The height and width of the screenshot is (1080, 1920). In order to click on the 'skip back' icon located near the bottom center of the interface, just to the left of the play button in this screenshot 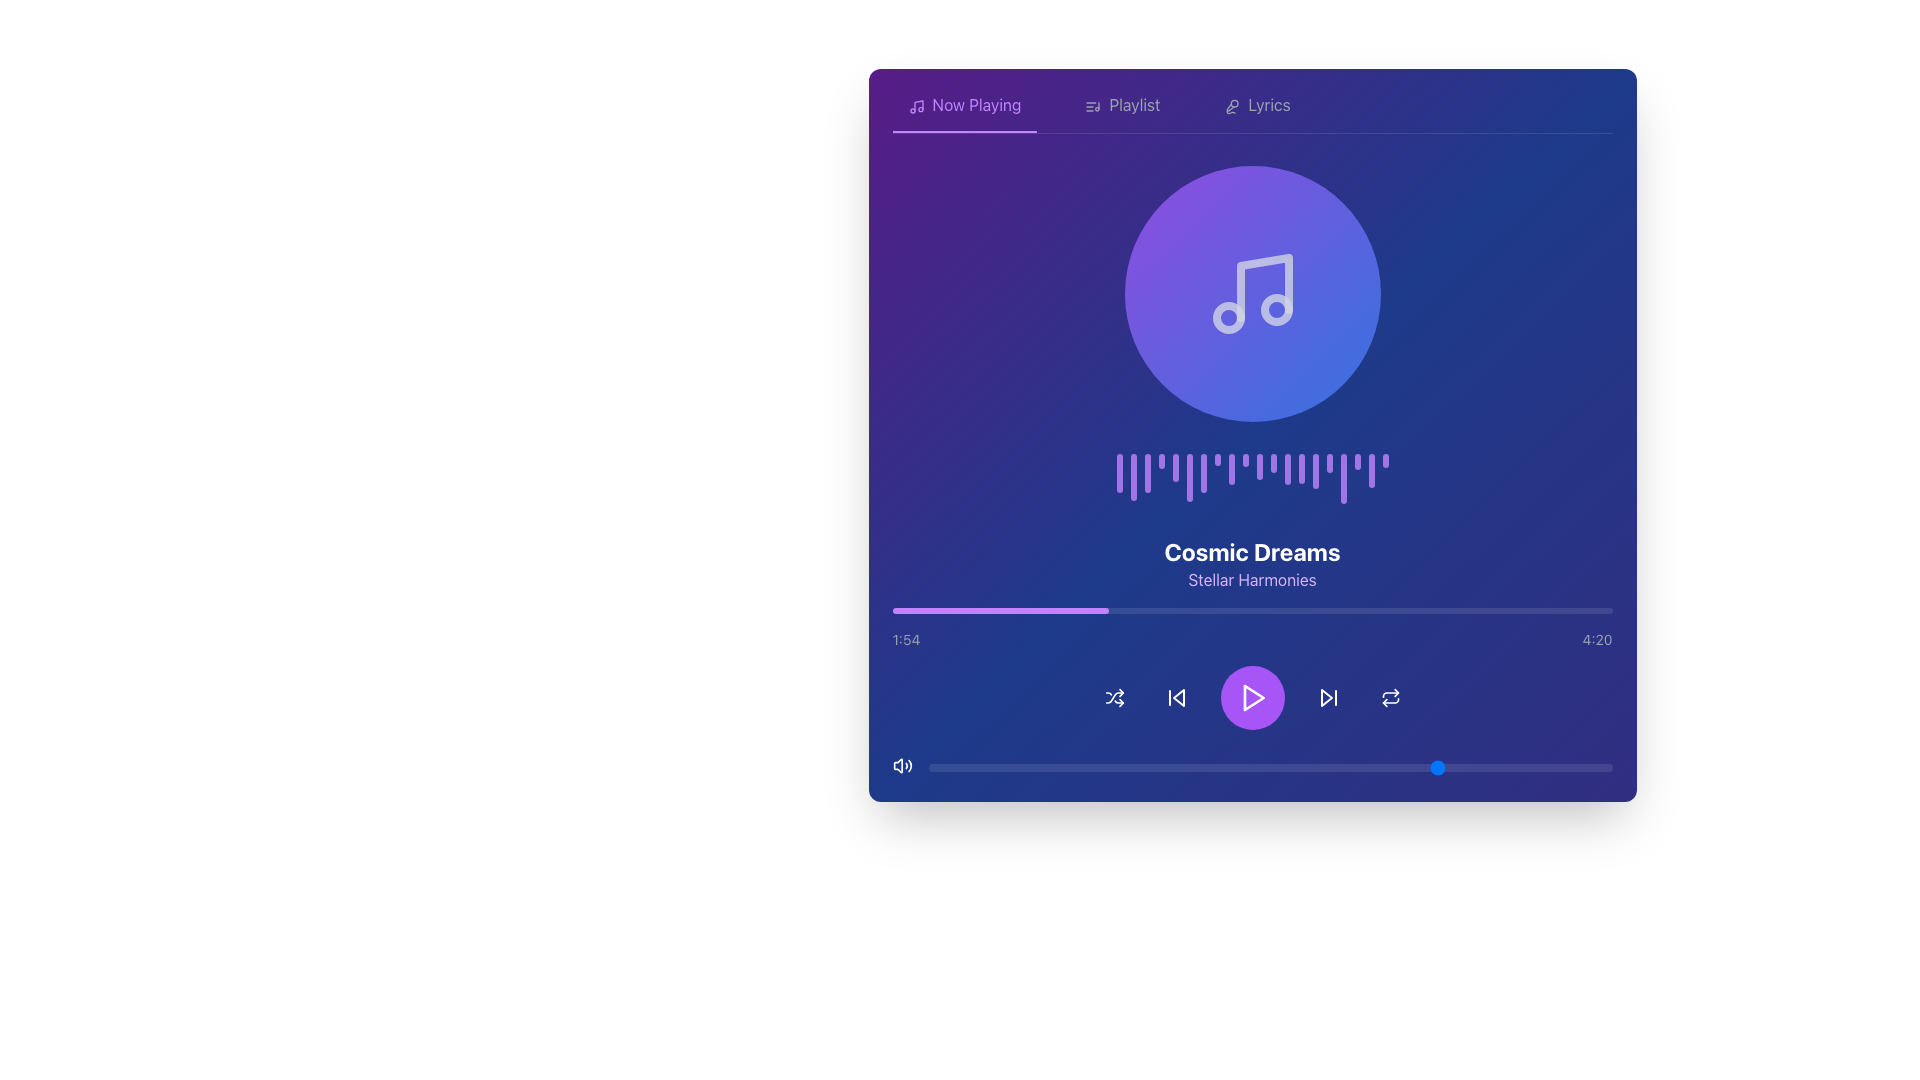, I will do `click(1178, 697)`.